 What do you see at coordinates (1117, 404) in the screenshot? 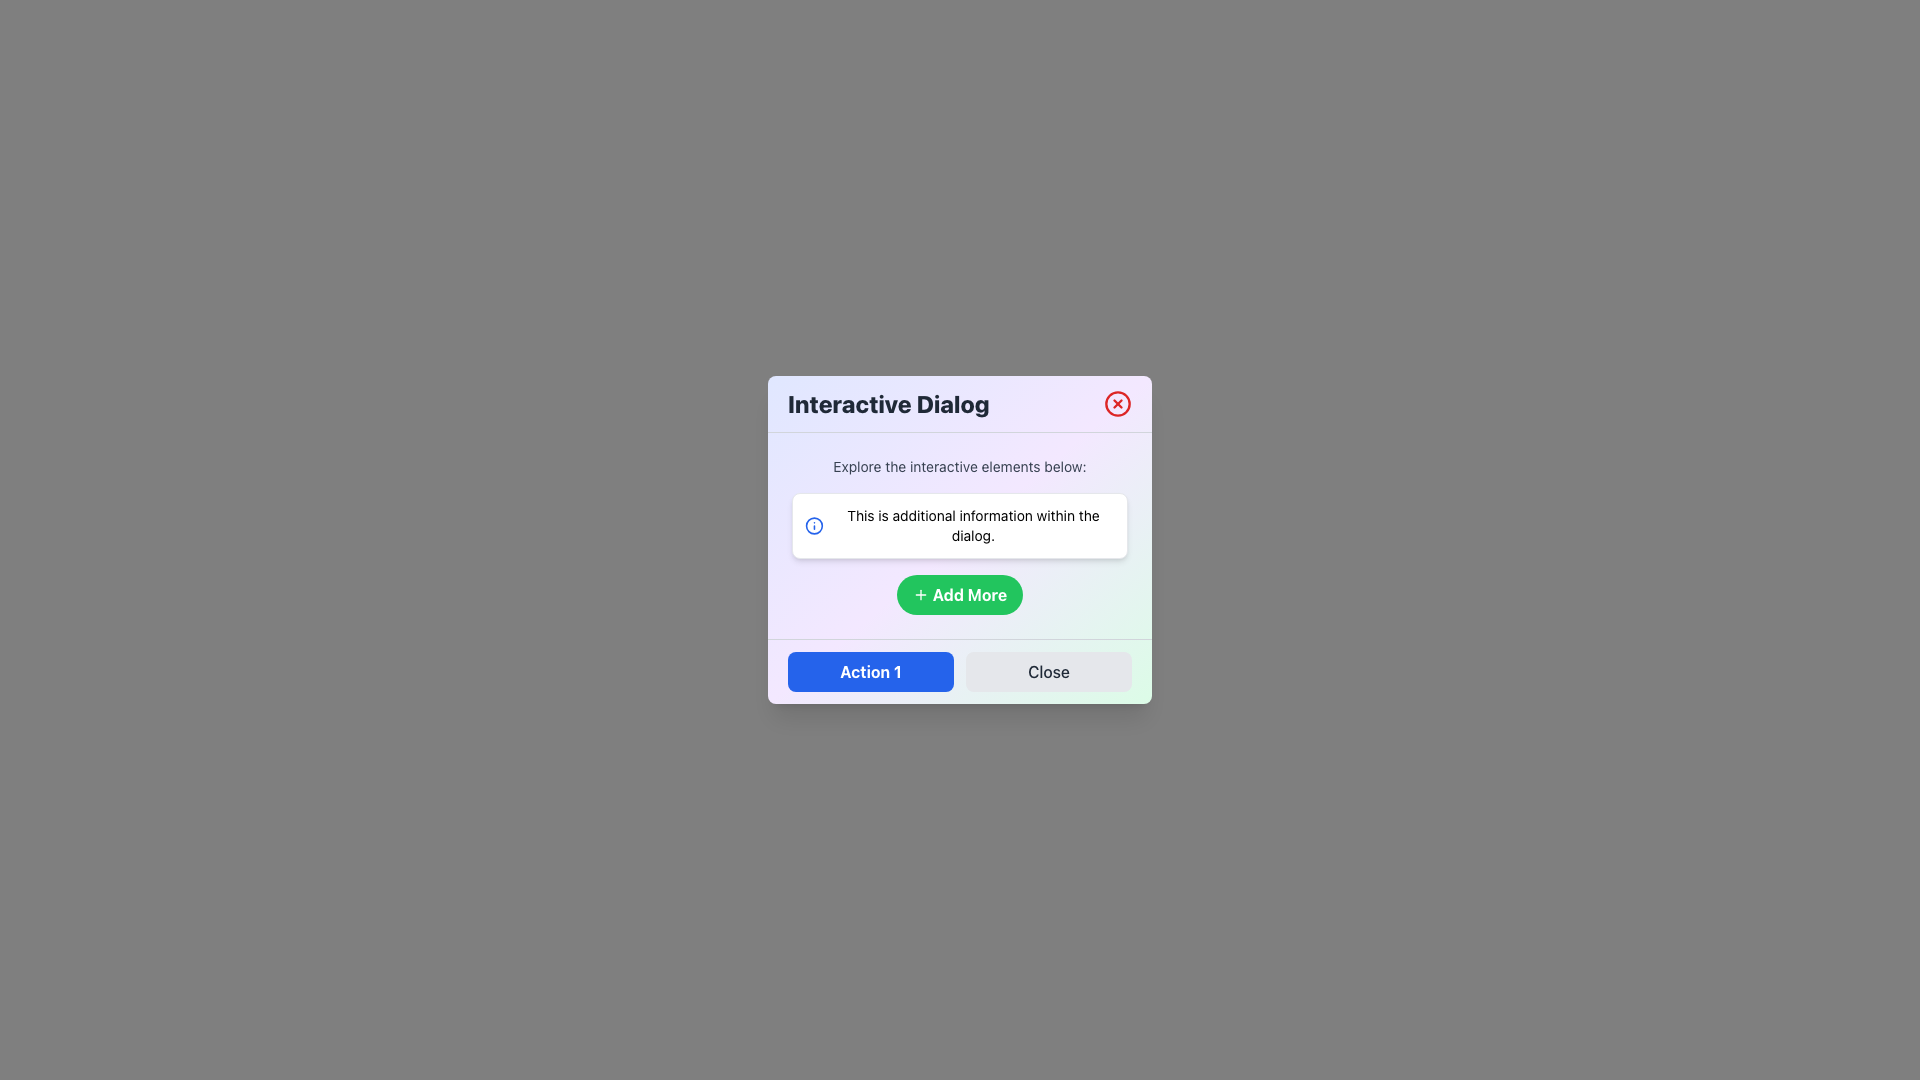
I see `the red circular close button located at the top-right corner of the modal dialog box` at bounding box center [1117, 404].